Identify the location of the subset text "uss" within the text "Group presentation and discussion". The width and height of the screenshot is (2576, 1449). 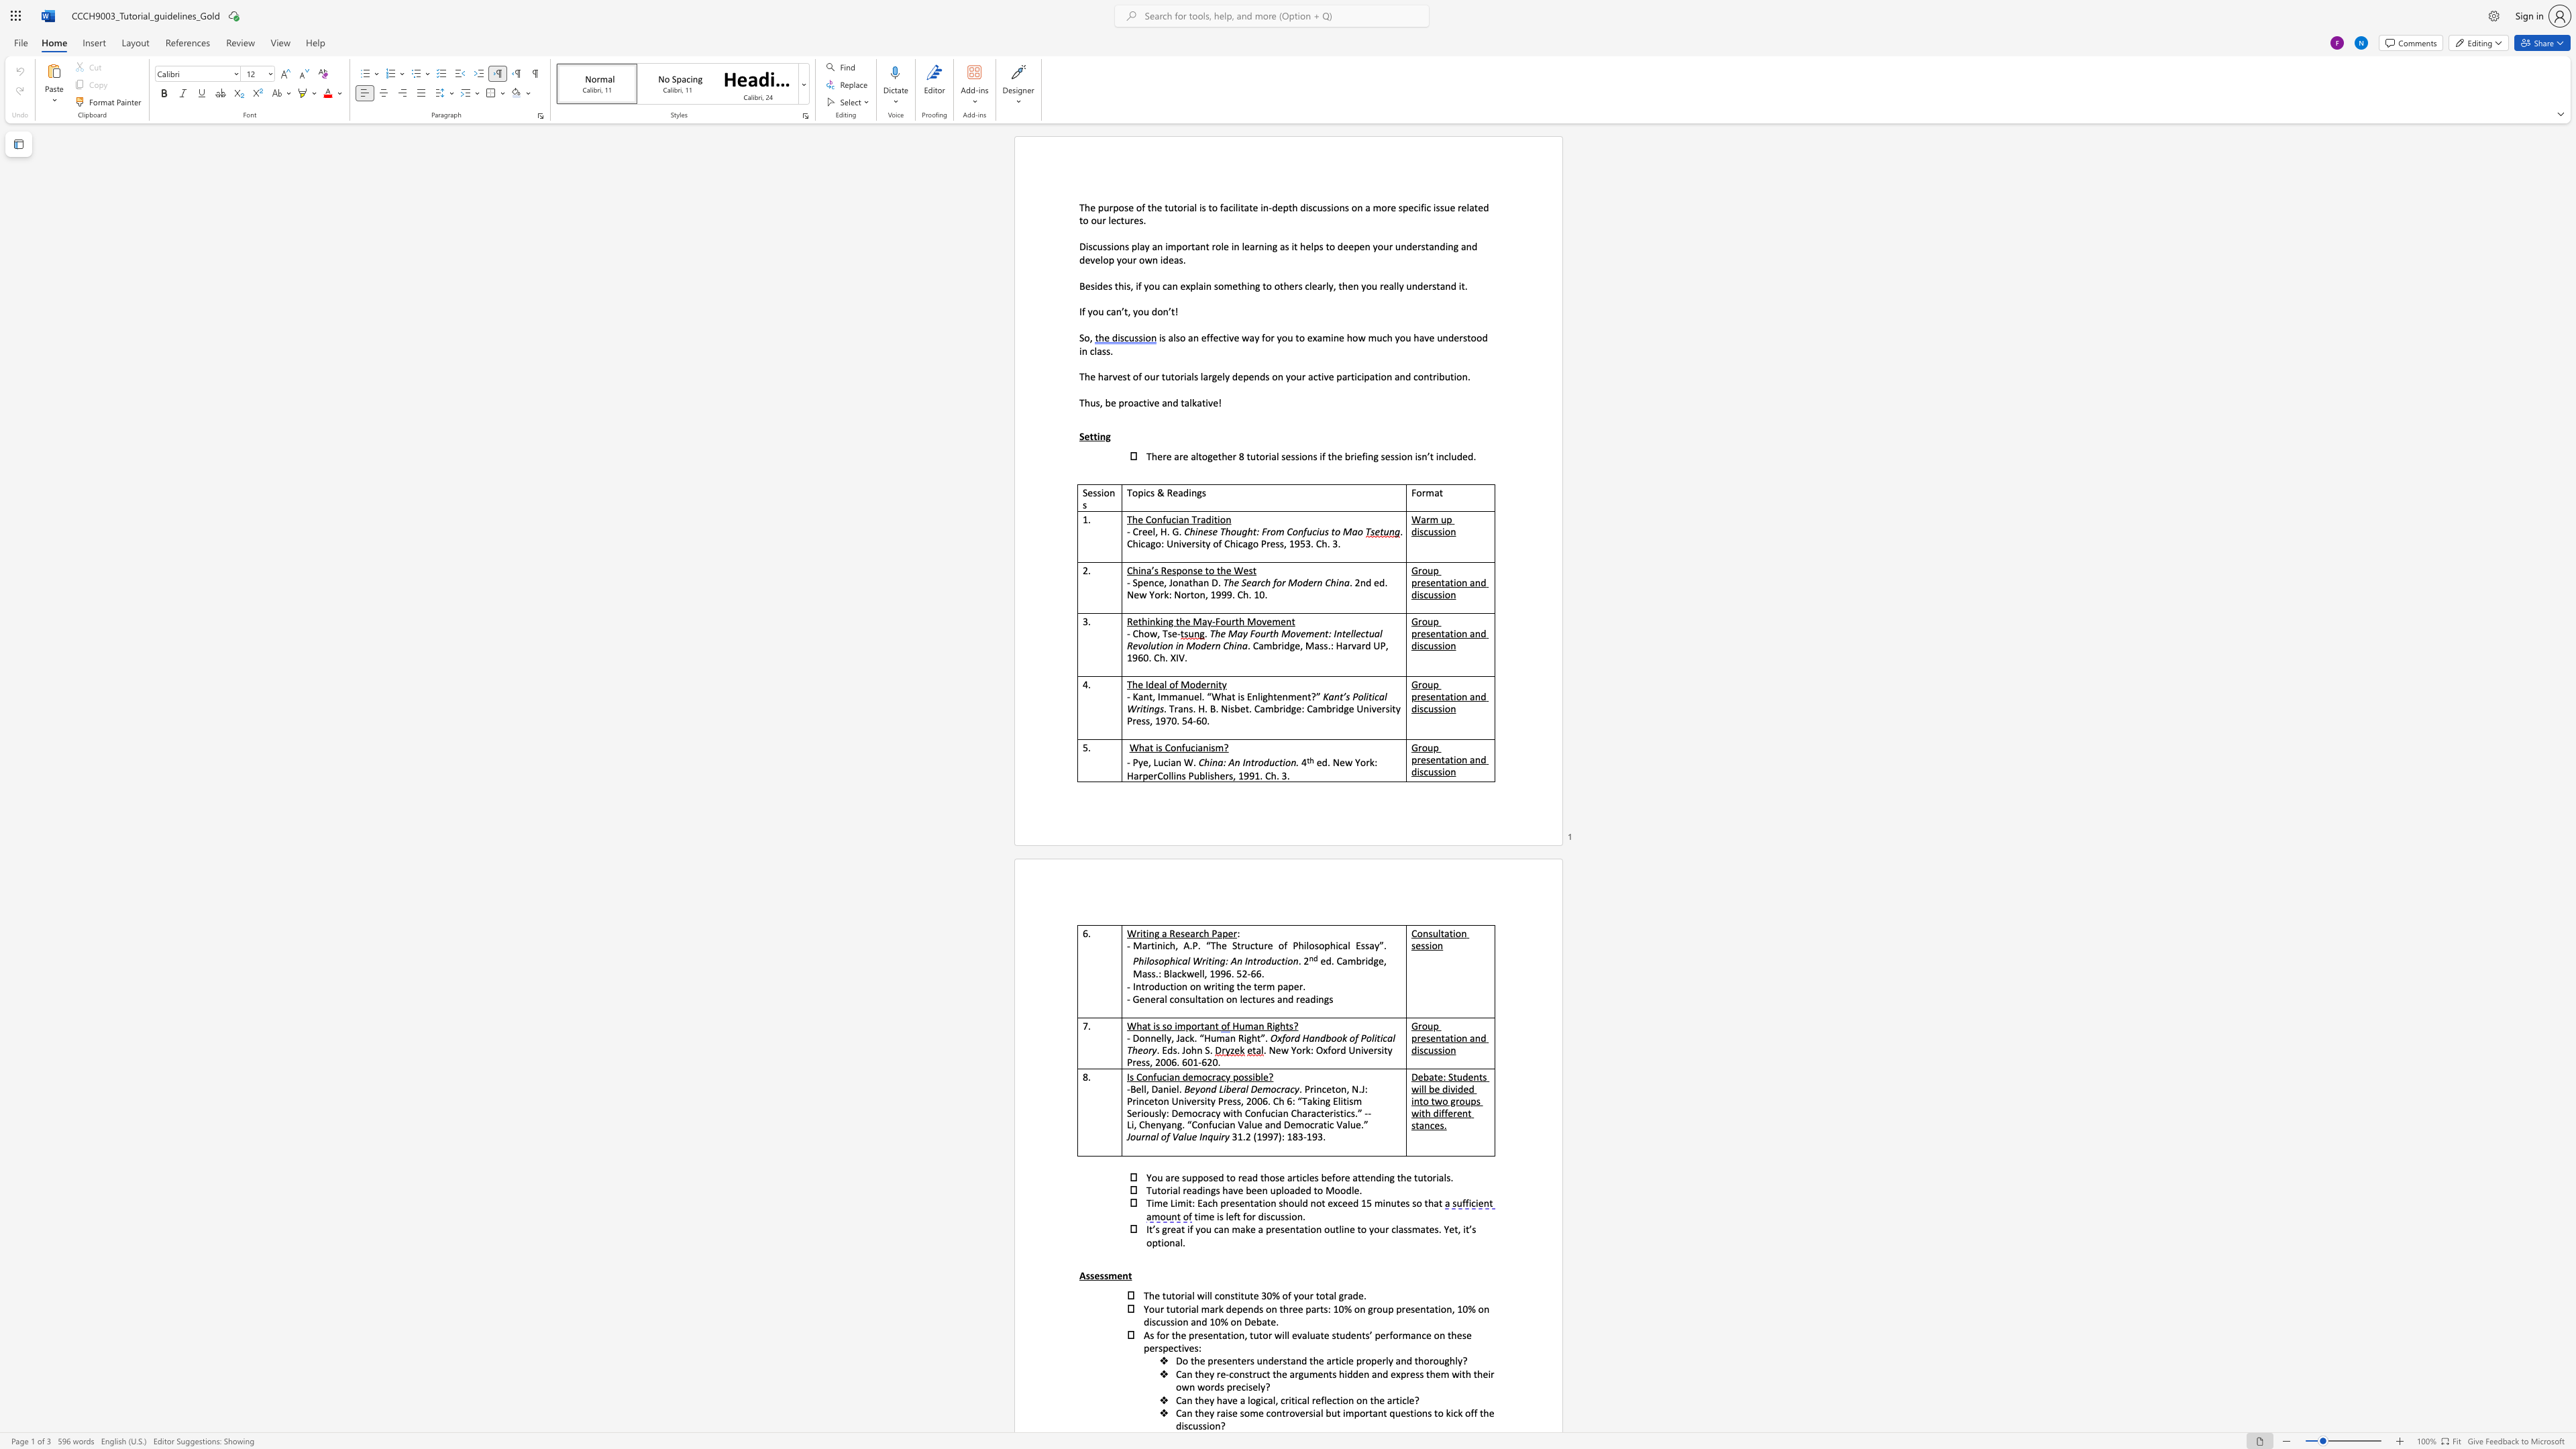
(1428, 594).